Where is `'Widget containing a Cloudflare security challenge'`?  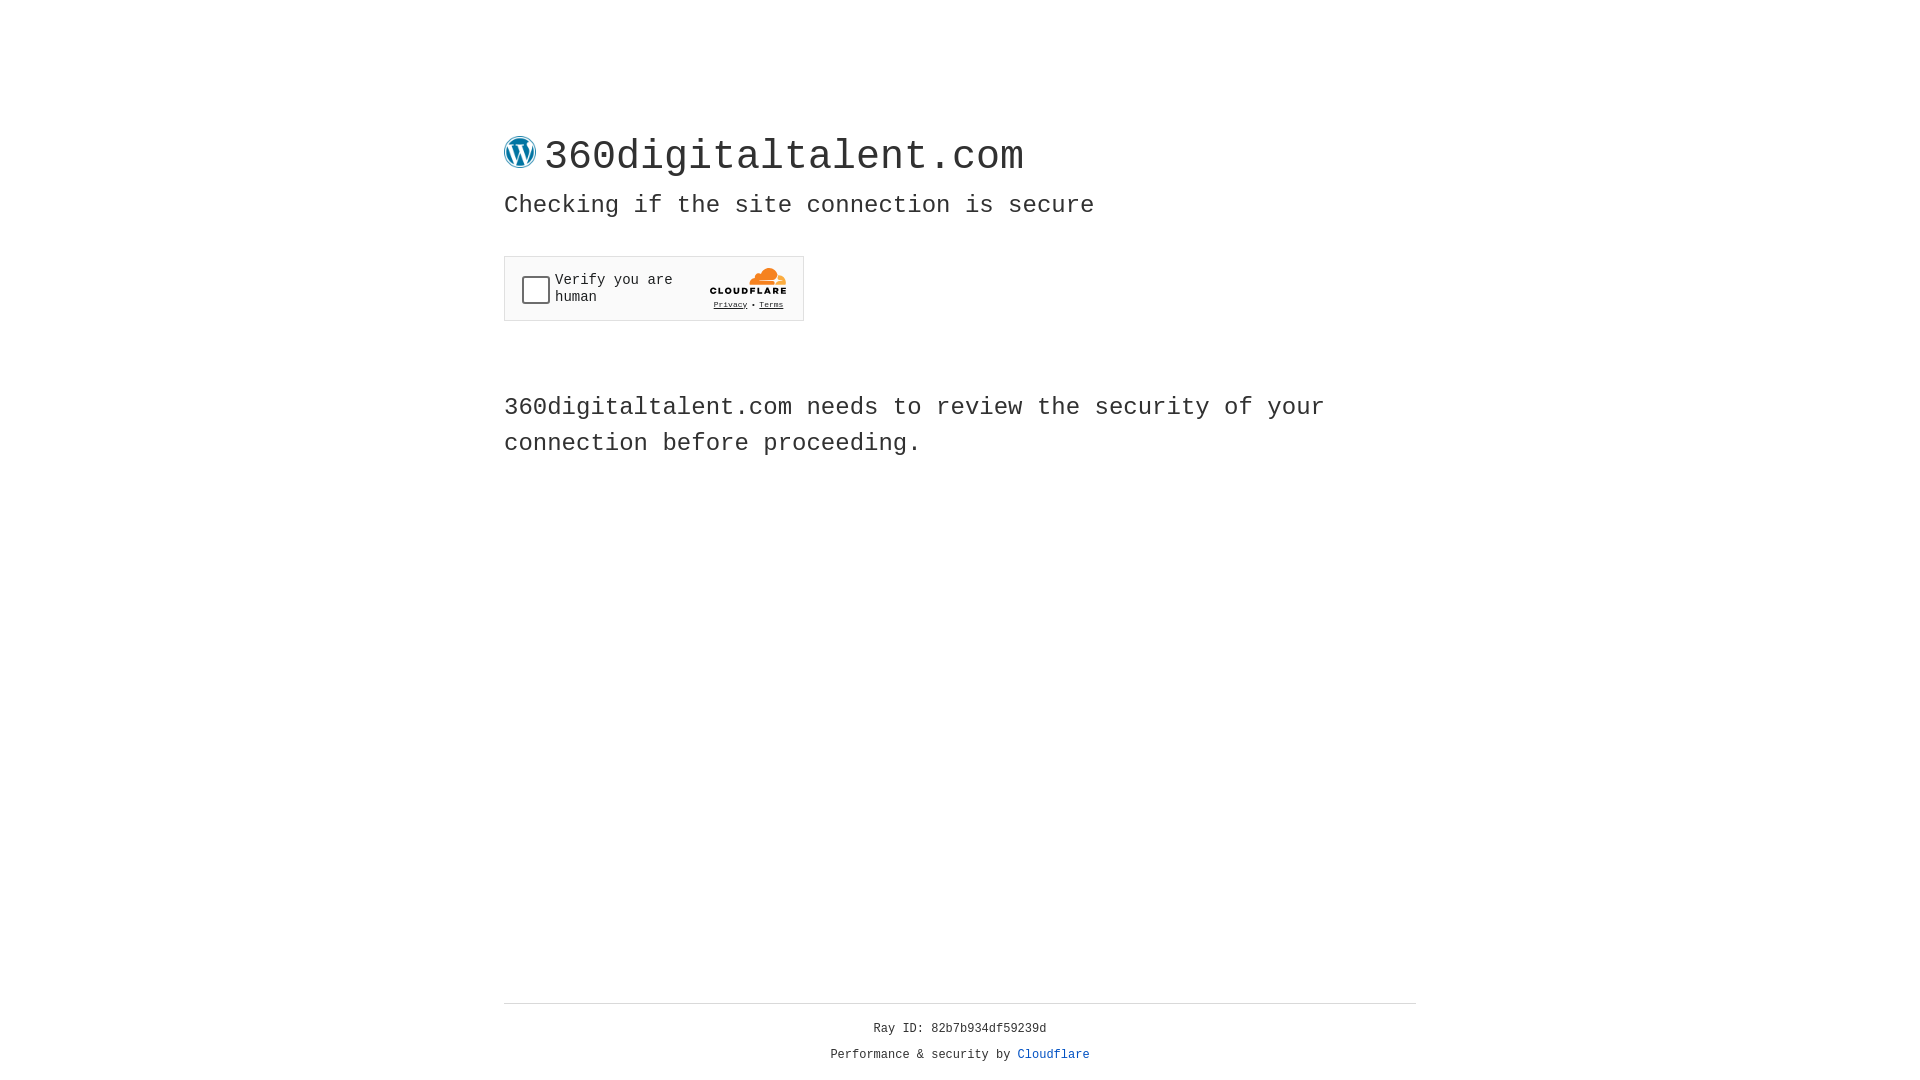 'Widget containing a Cloudflare security challenge' is located at coordinates (653, 288).